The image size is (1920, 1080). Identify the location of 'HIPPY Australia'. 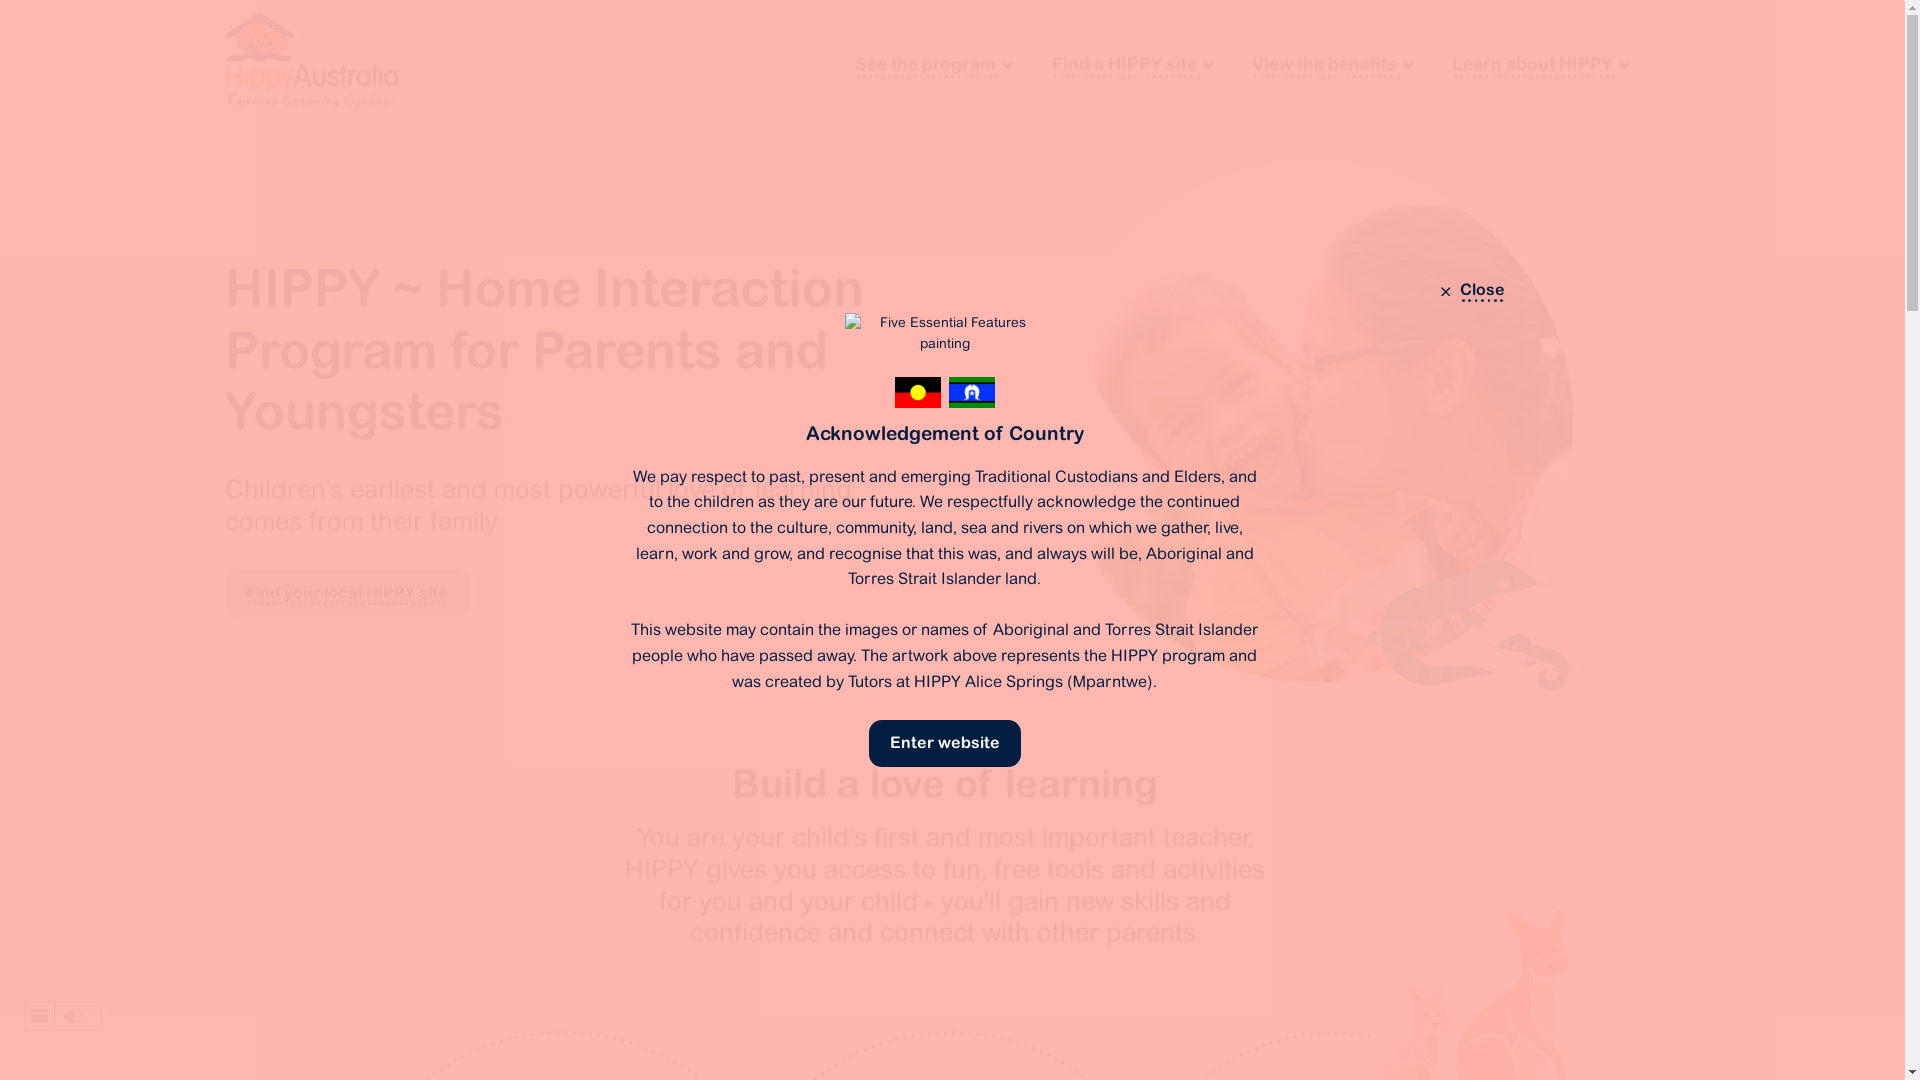
(310, 60).